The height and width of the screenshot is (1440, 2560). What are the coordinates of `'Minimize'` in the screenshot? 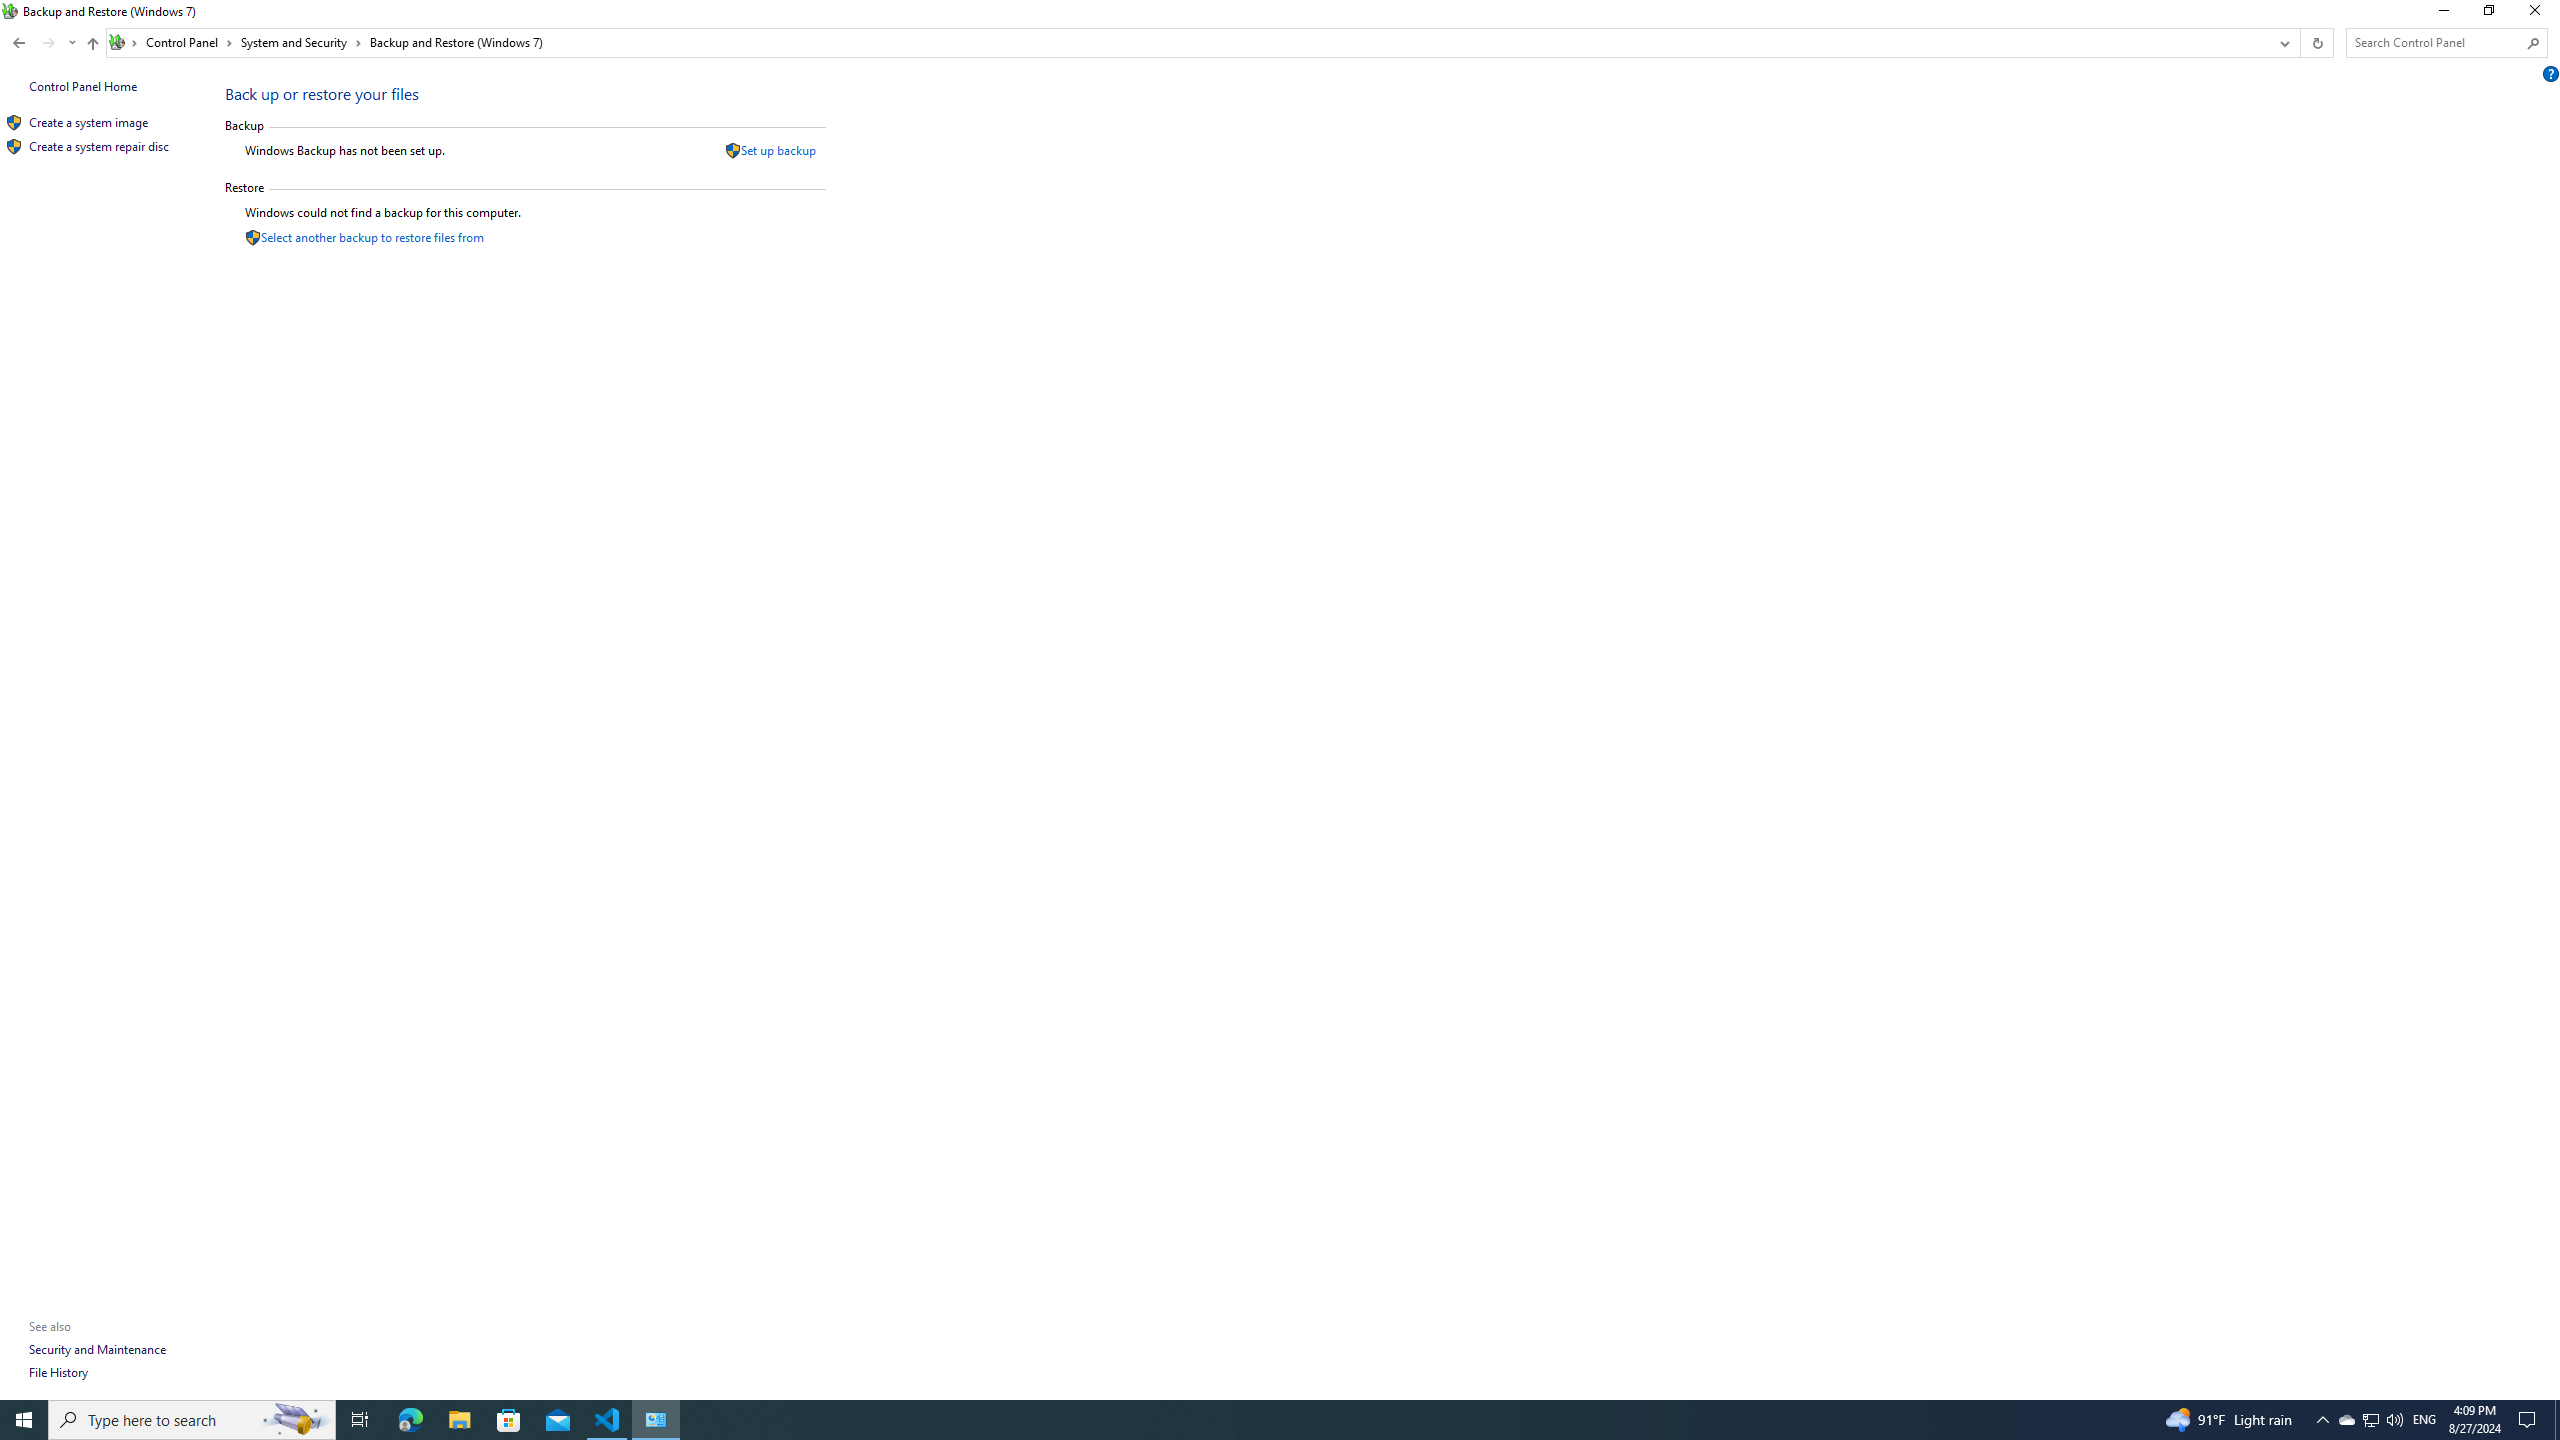 It's located at (2441, 15).